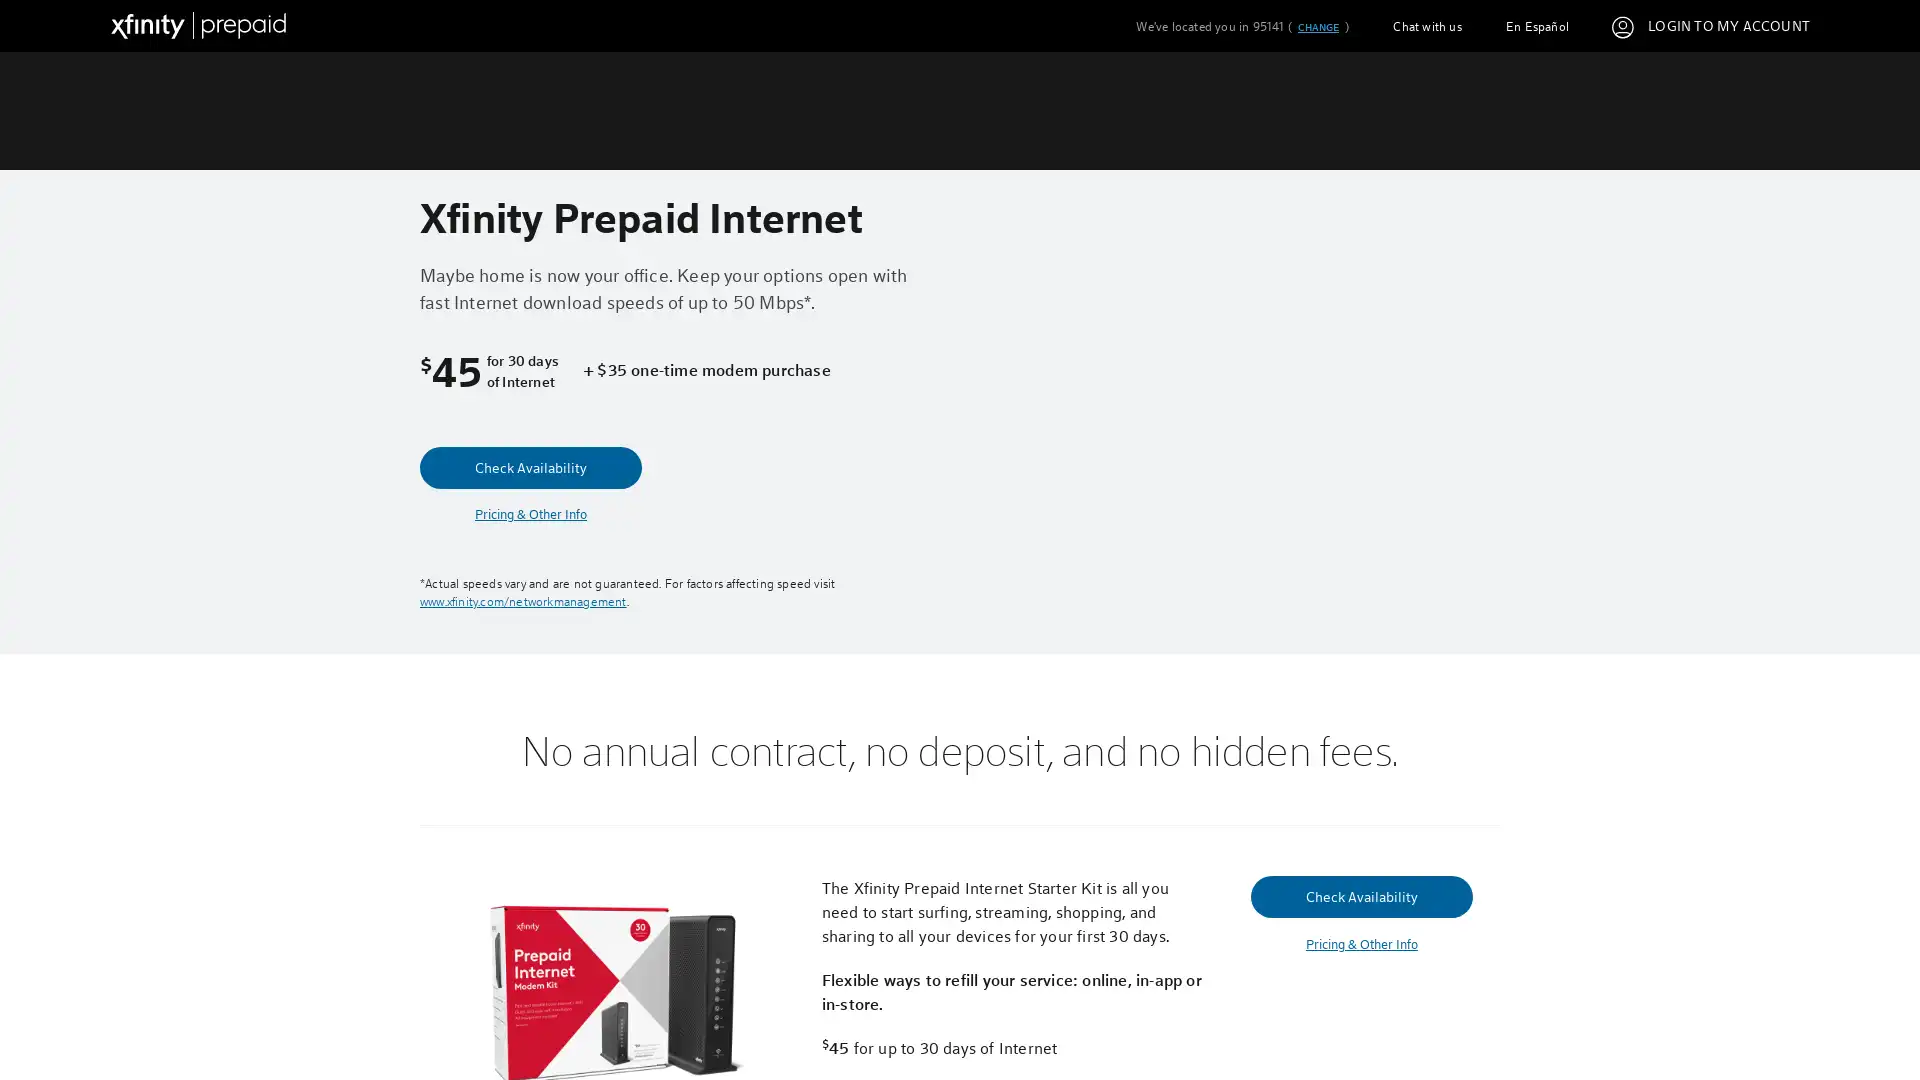  Describe the element at coordinates (531, 467) in the screenshot. I see `Check Availability` at that location.